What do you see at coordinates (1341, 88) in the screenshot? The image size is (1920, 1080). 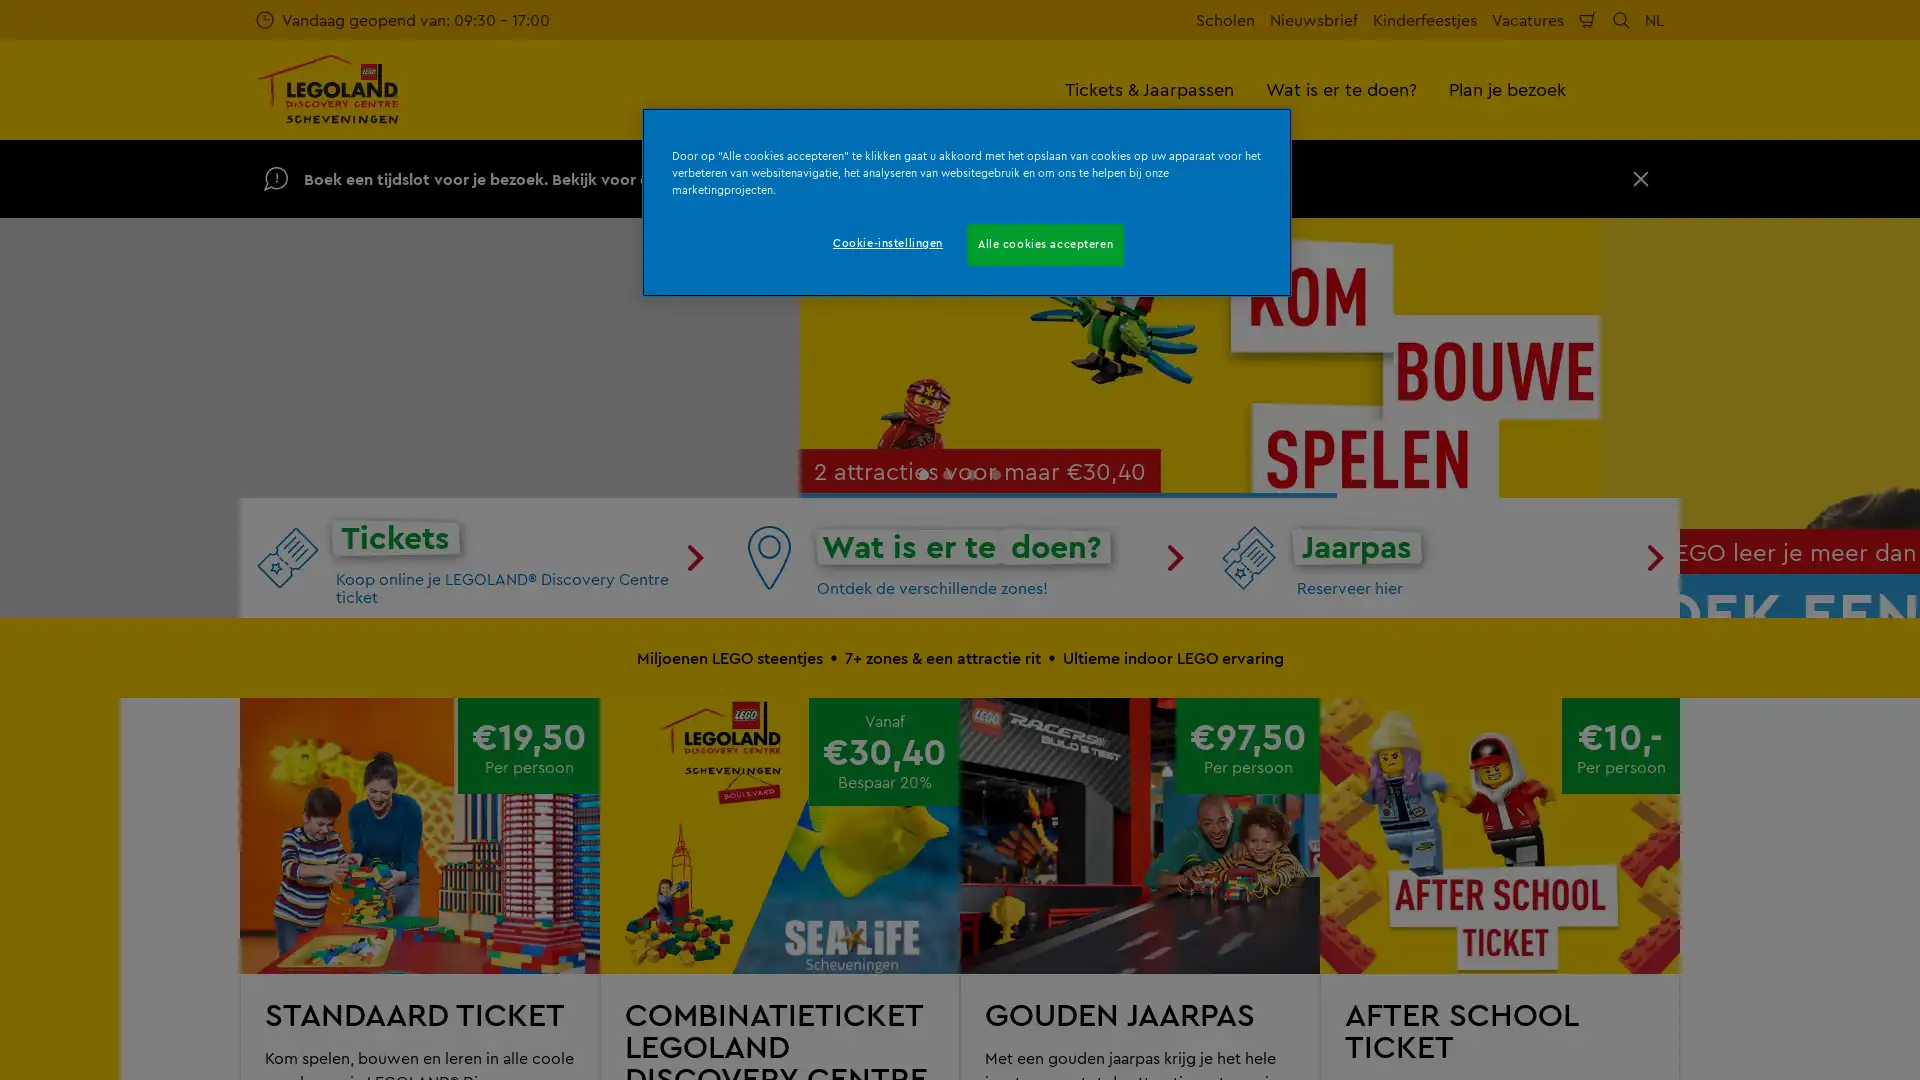 I see `Wat is er te doen?` at bounding box center [1341, 88].